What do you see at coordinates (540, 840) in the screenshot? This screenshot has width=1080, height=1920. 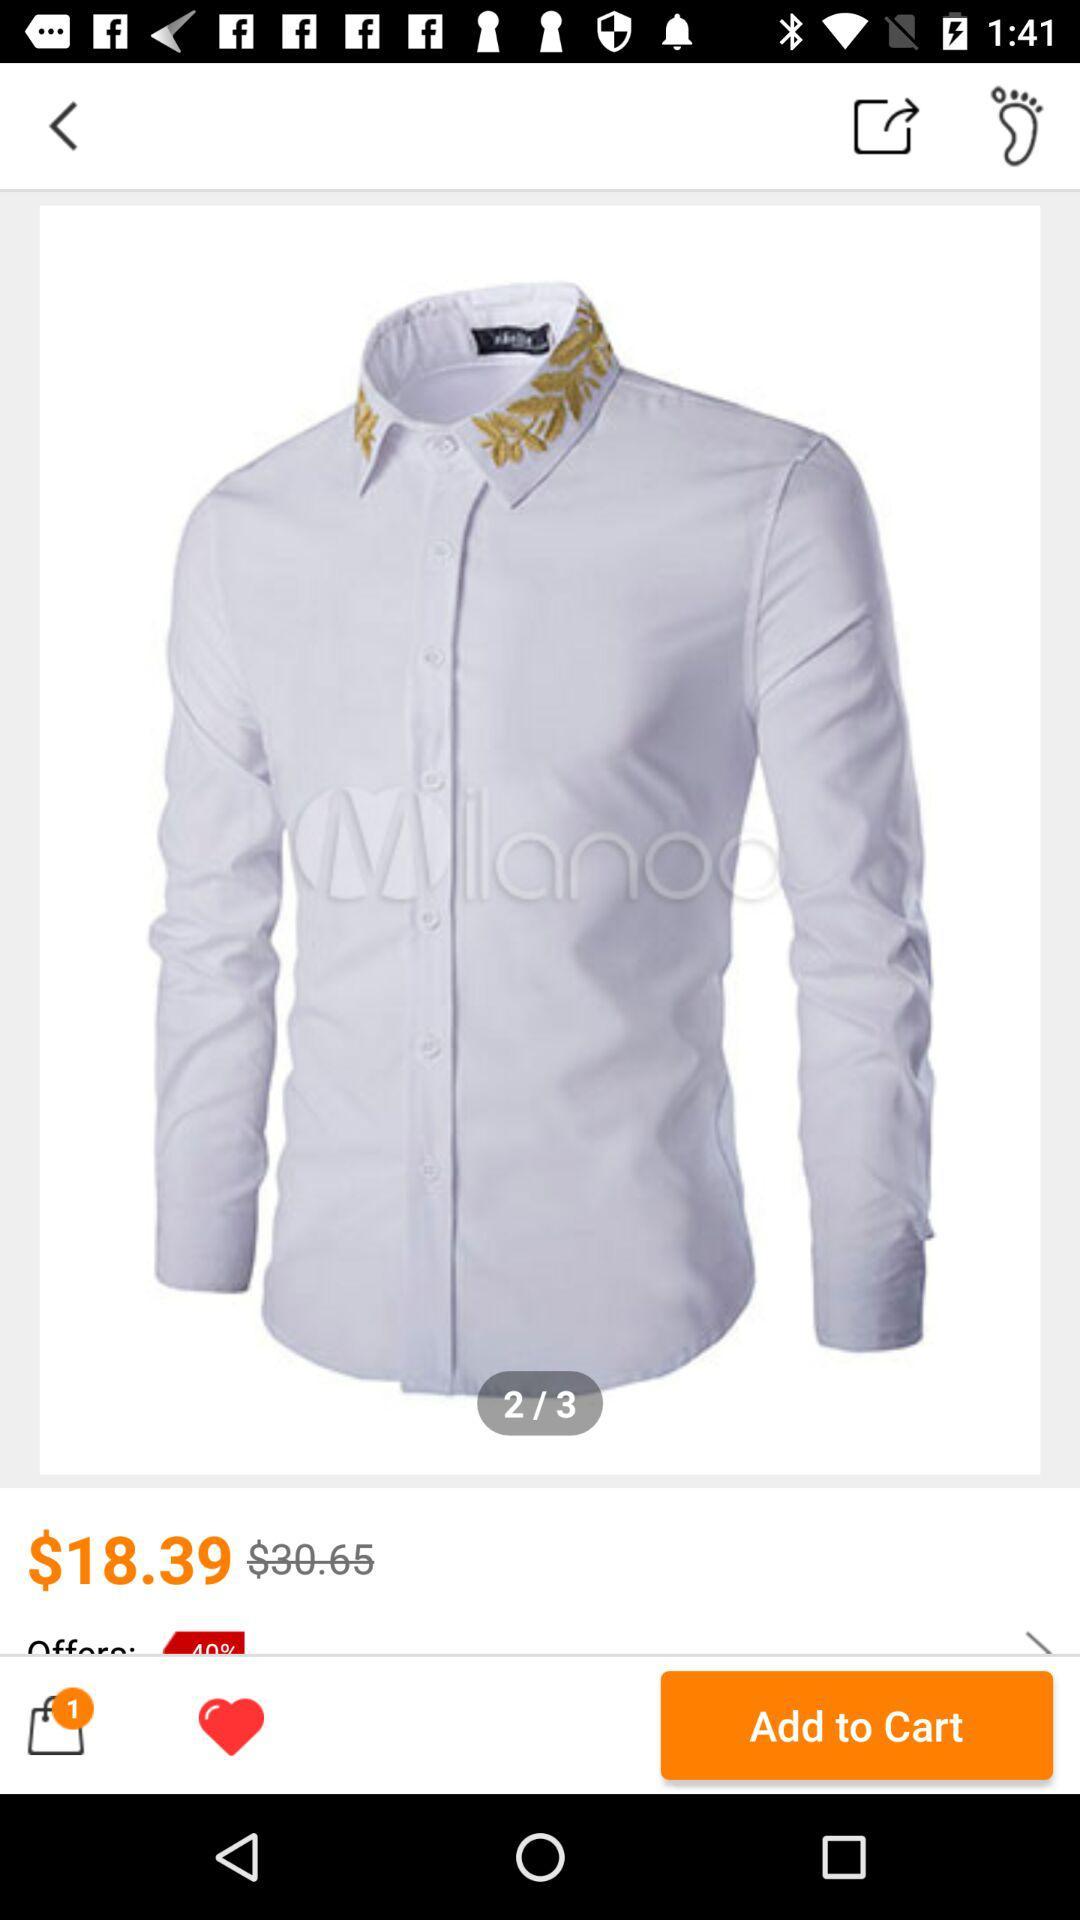 I see `icon at the center` at bounding box center [540, 840].